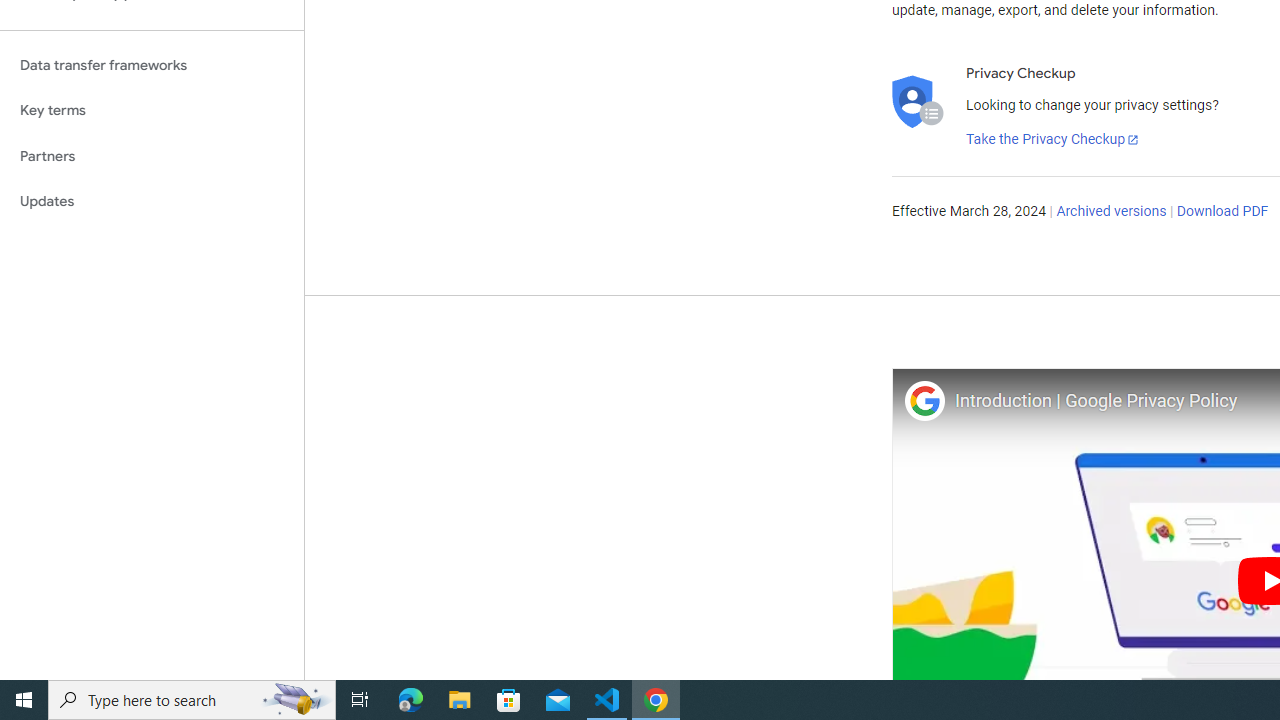  Describe the element at coordinates (1221, 212) in the screenshot. I see `'Download PDF'` at that location.